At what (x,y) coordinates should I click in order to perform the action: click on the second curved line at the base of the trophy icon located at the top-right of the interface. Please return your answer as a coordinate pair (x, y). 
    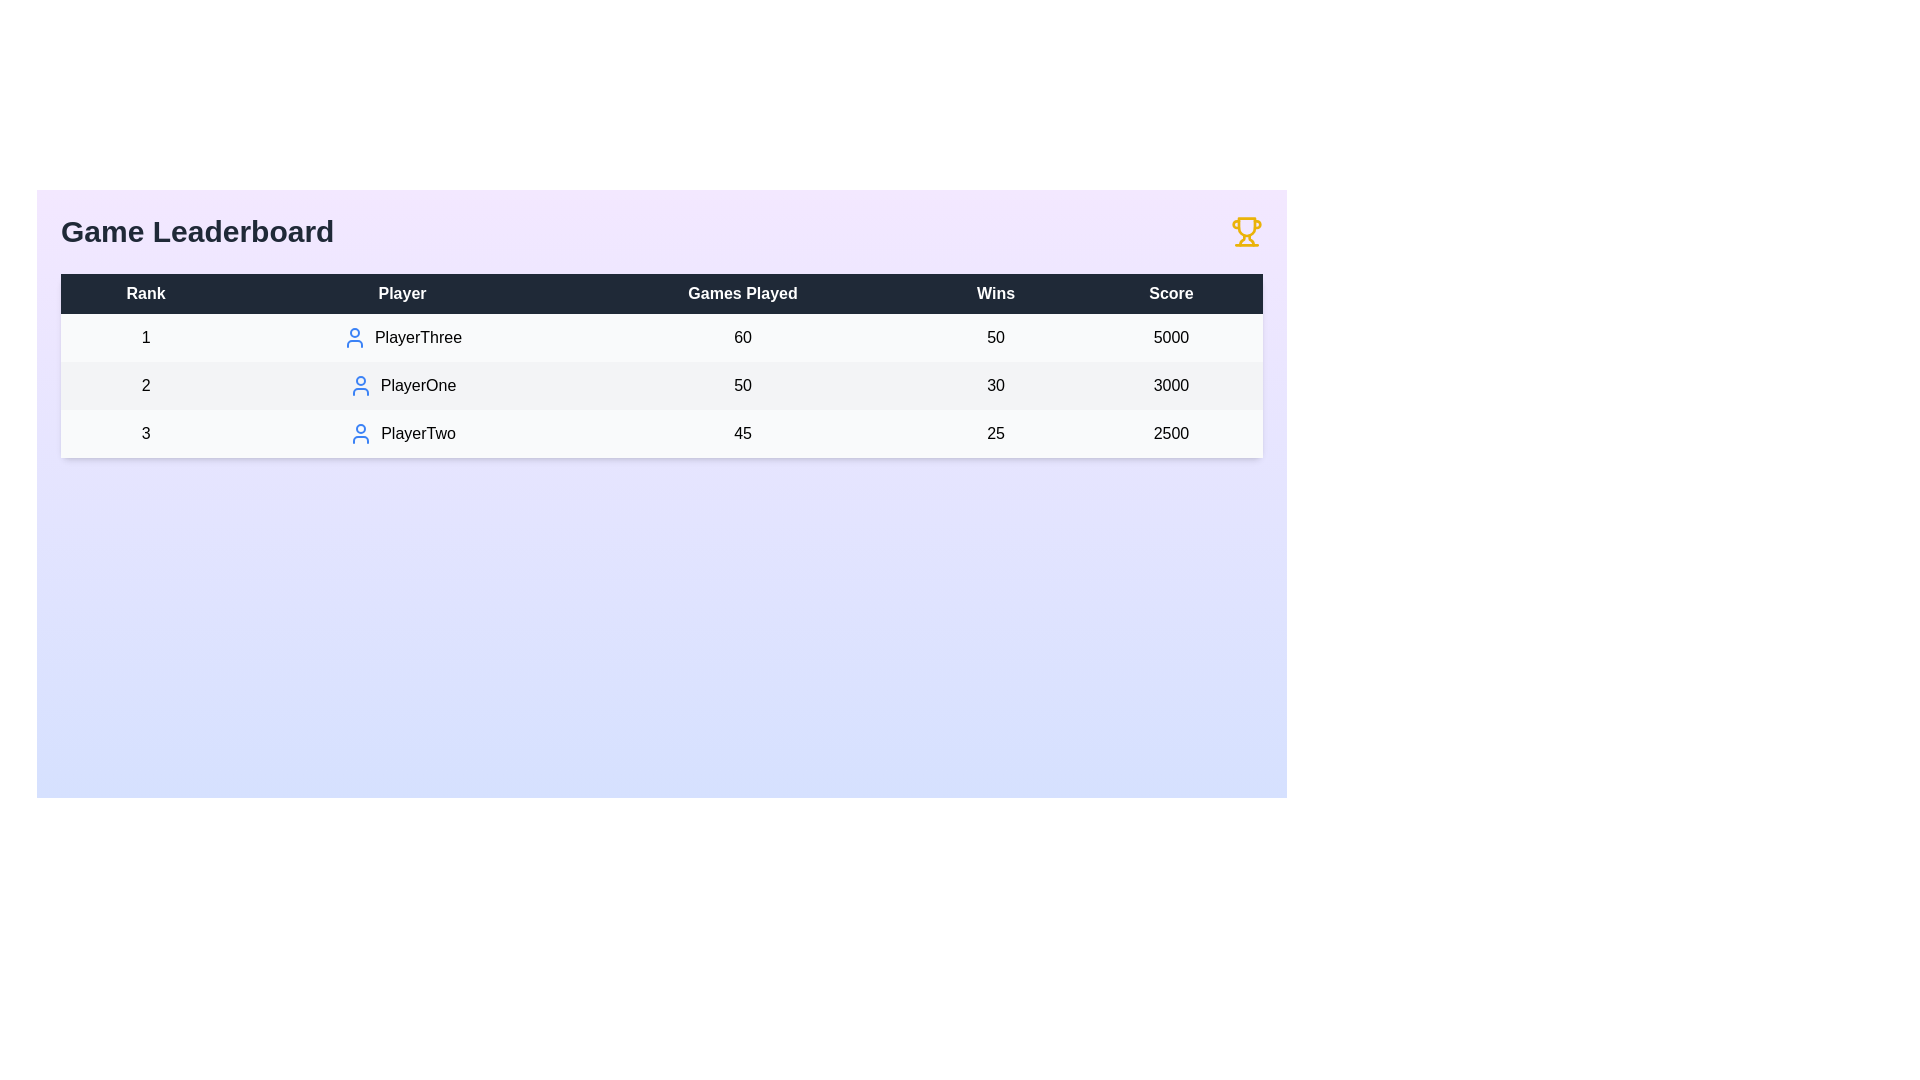
    Looking at the image, I should click on (1250, 239).